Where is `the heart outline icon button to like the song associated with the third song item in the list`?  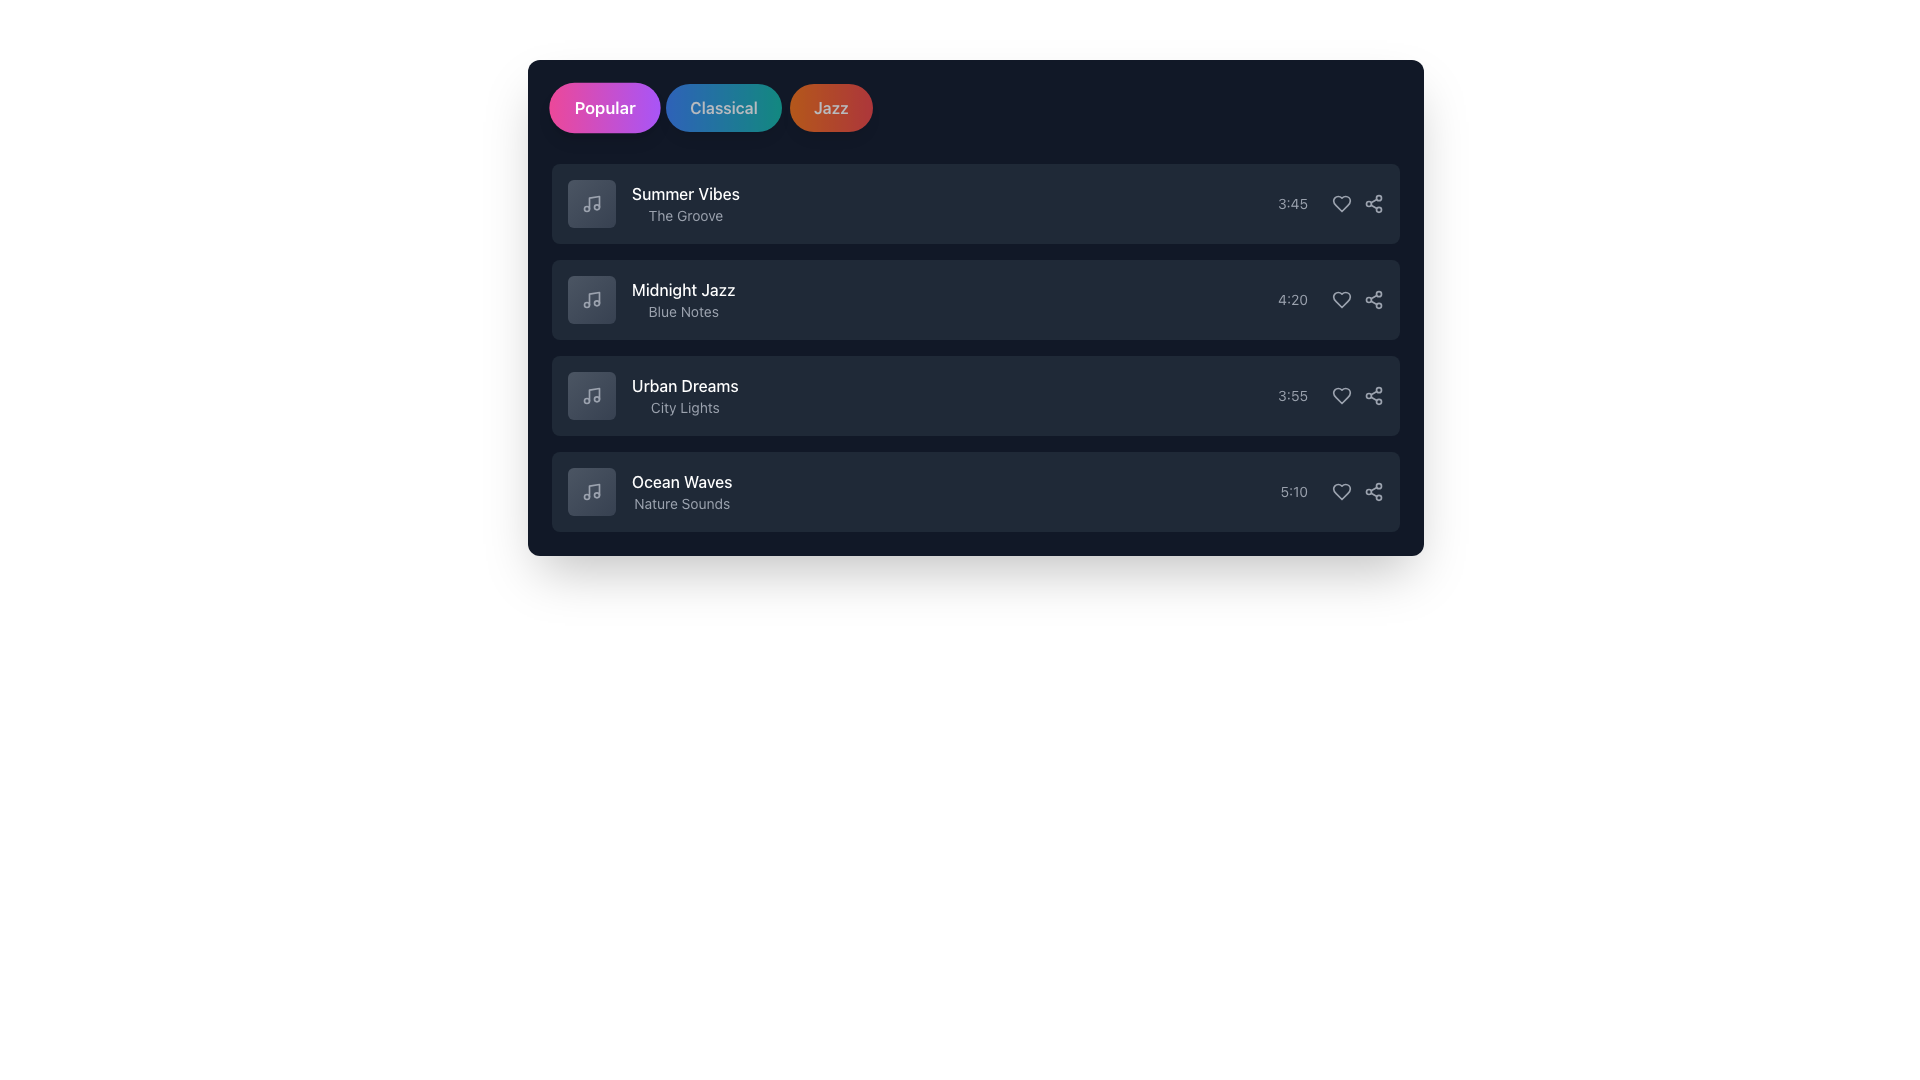 the heart outline icon button to like the song associated with the third song item in the list is located at coordinates (1342, 396).